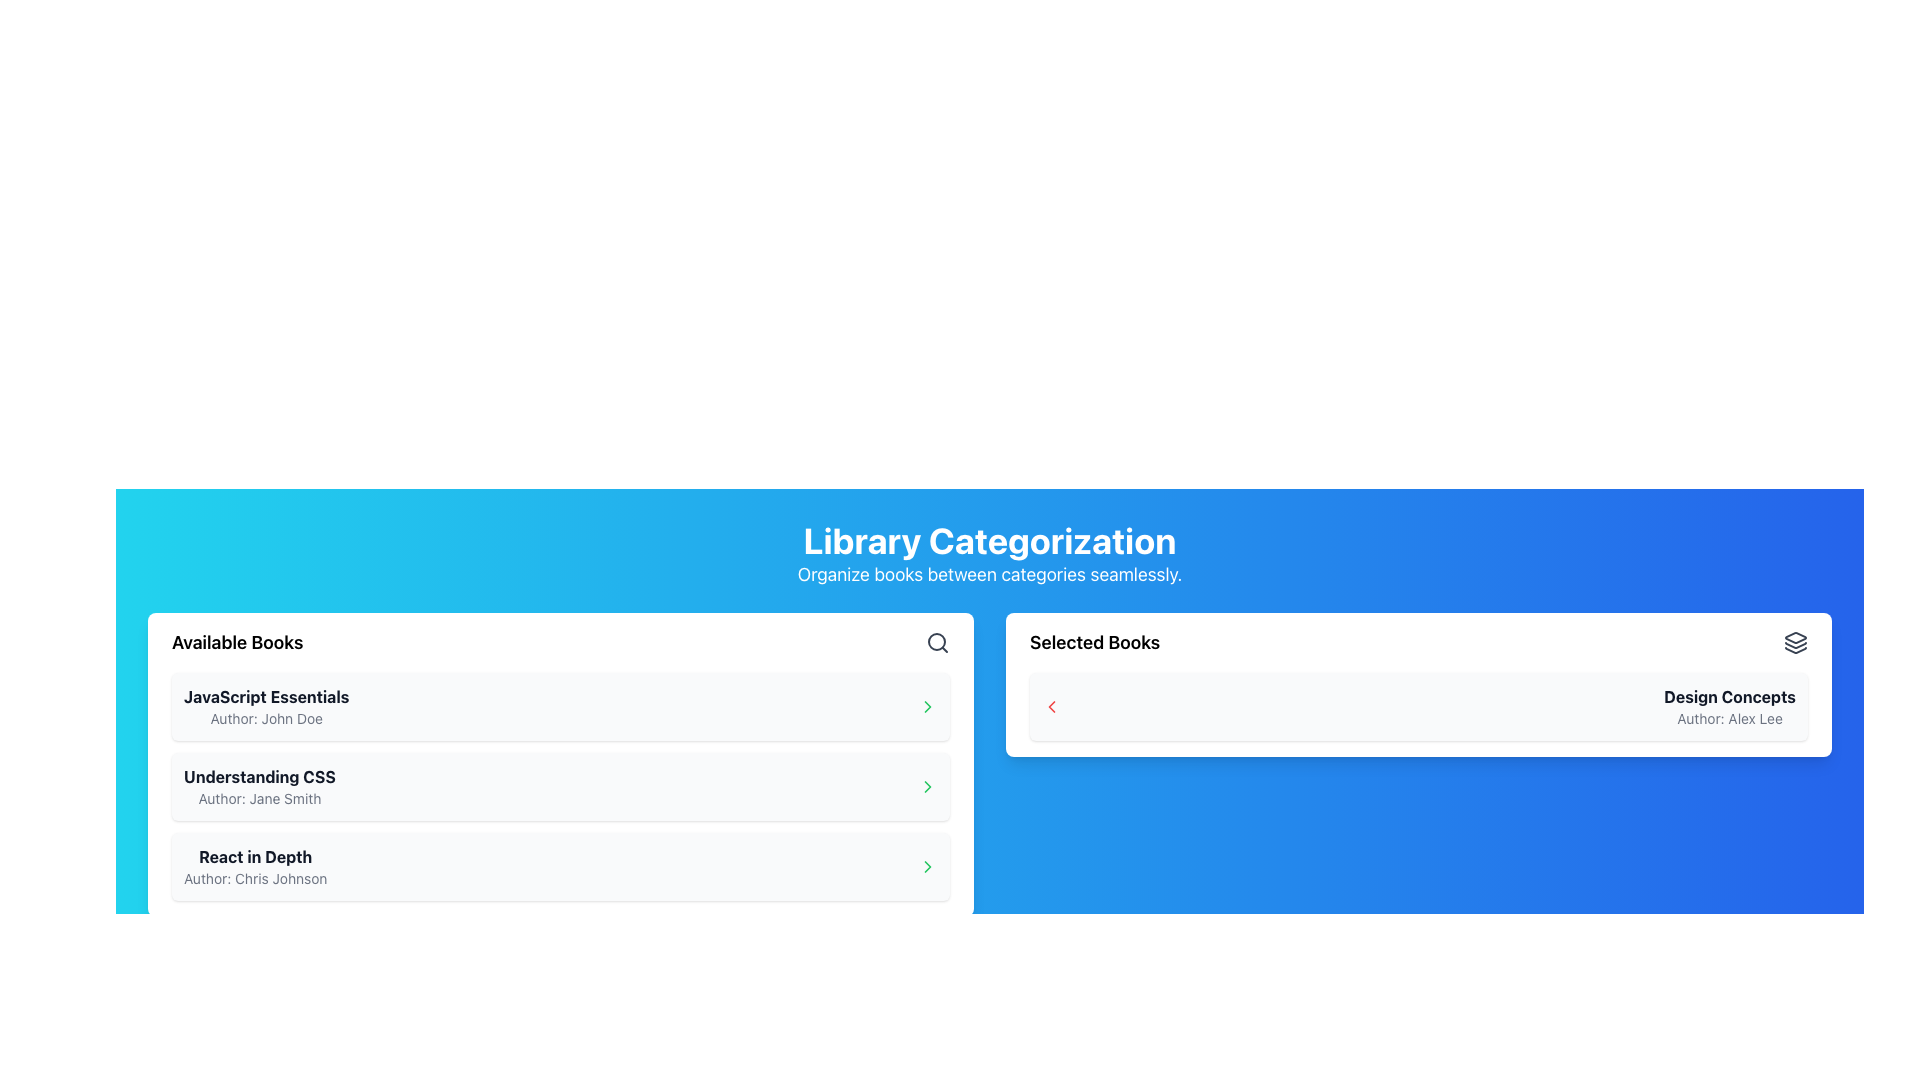 The image size is (1920, 1080). I want to click on the title text of the selected book in the 'Selected Books' section, which is the topmost text in the book details card, so click(1729, 696).